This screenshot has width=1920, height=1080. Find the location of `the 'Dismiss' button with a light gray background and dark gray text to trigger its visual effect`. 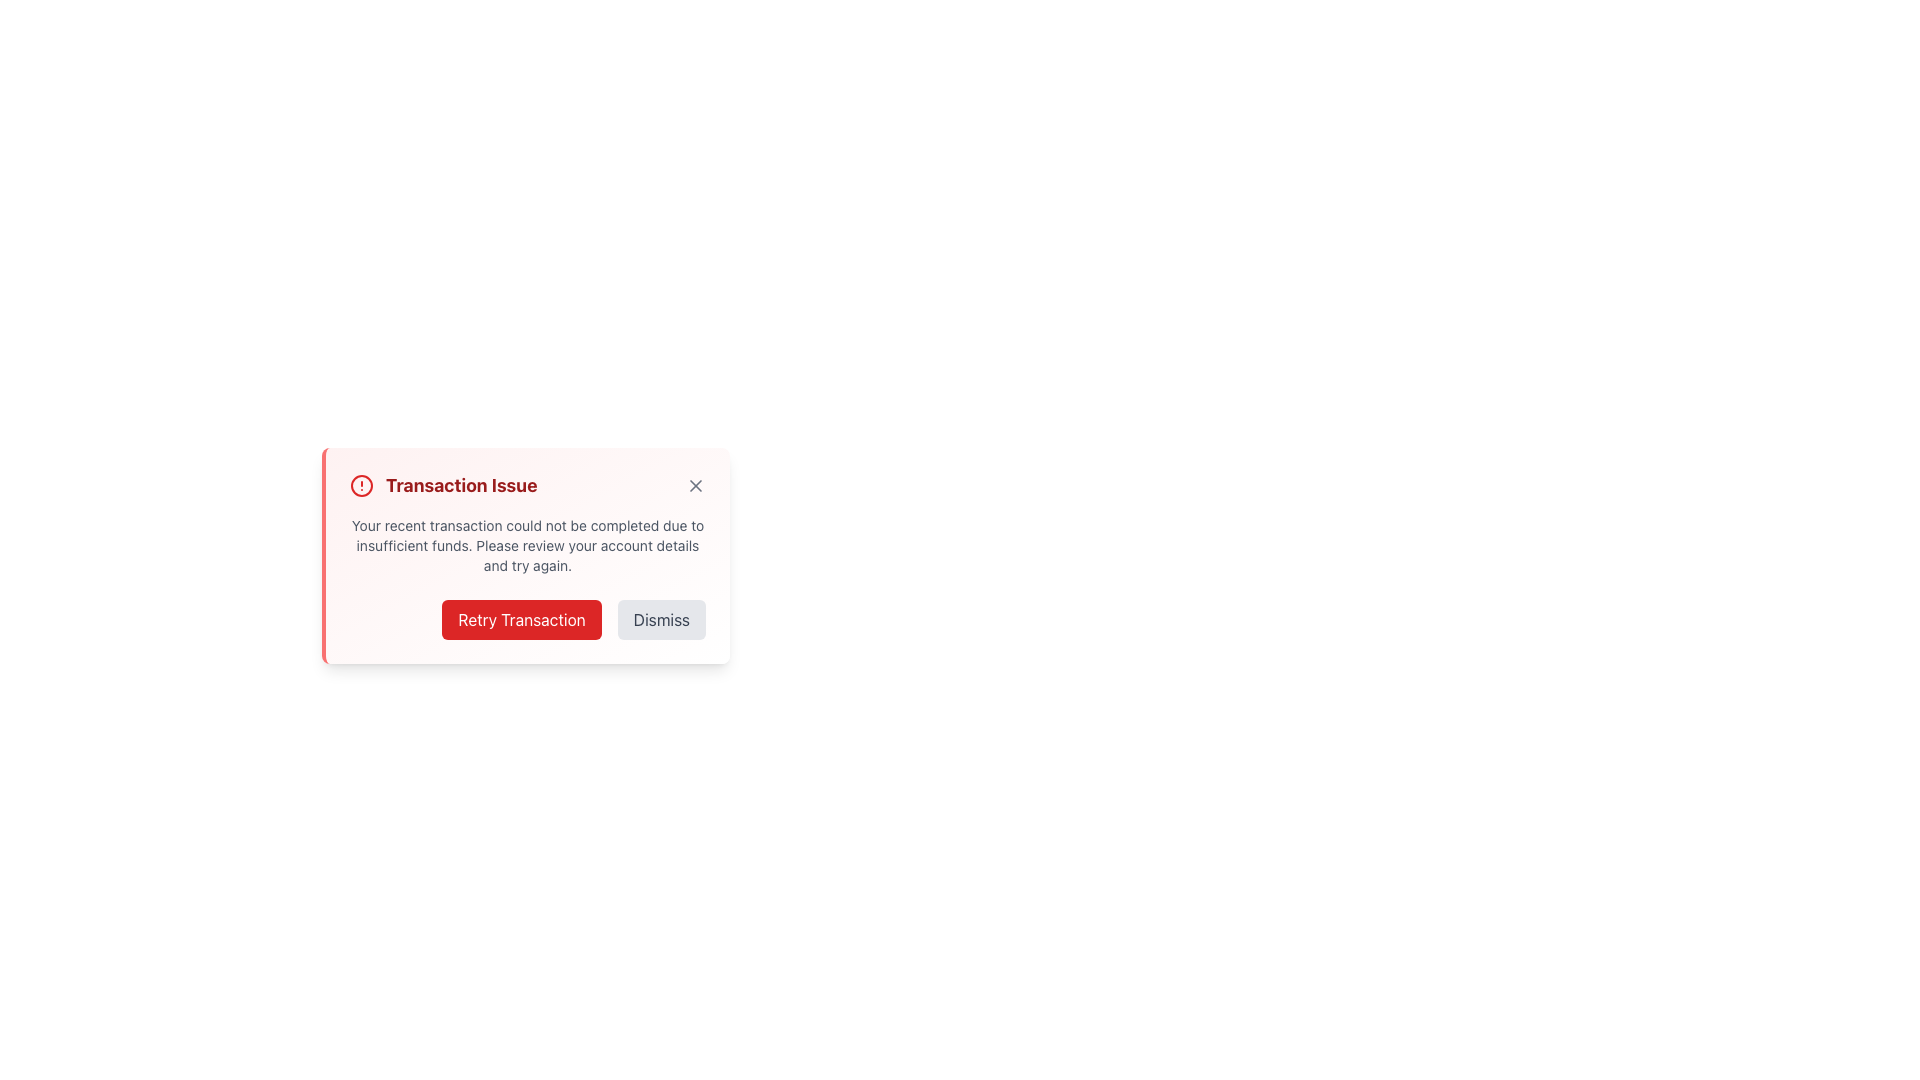

the 'Dismiss' button with a light gray background and dark gray text to trigger its visual effect is located at coordinates (661, 619).